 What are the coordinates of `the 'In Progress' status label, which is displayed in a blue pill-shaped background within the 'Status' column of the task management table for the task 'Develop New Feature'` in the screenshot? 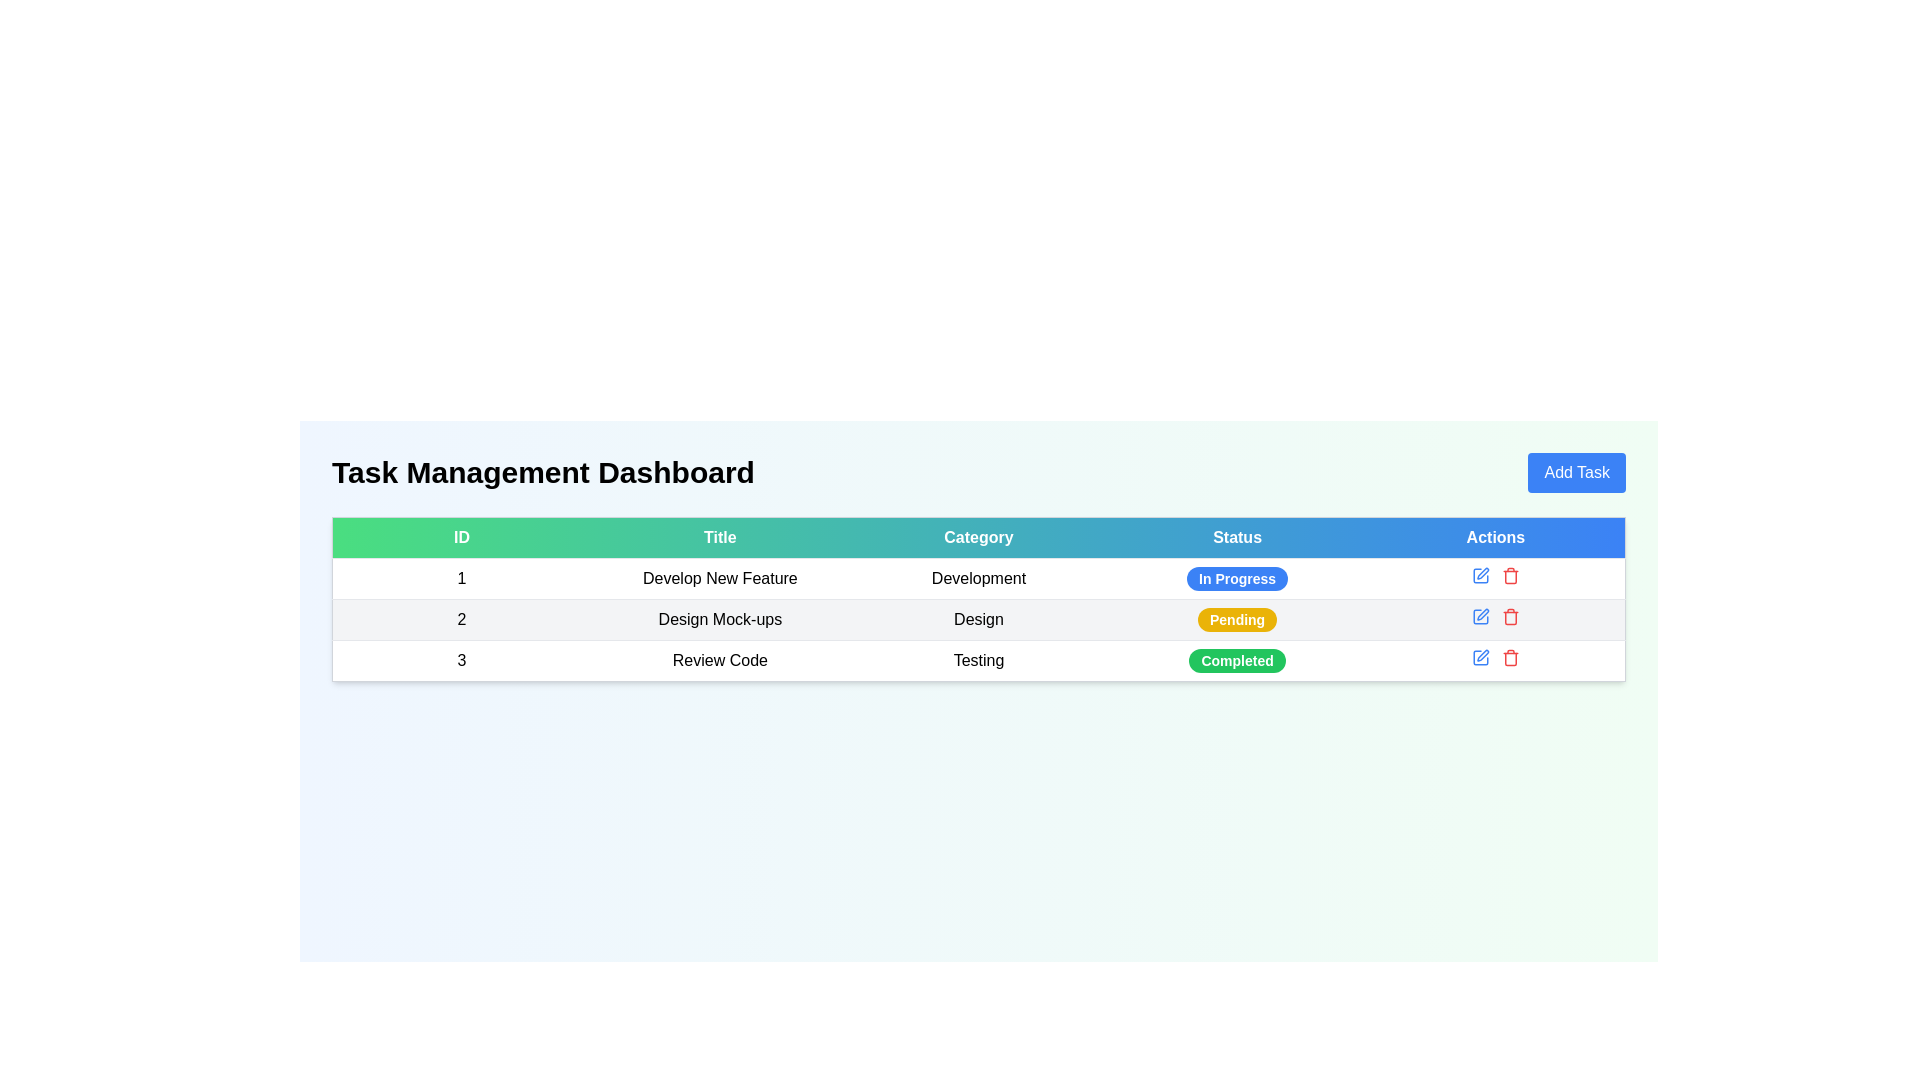 It's located at (1236, 578).